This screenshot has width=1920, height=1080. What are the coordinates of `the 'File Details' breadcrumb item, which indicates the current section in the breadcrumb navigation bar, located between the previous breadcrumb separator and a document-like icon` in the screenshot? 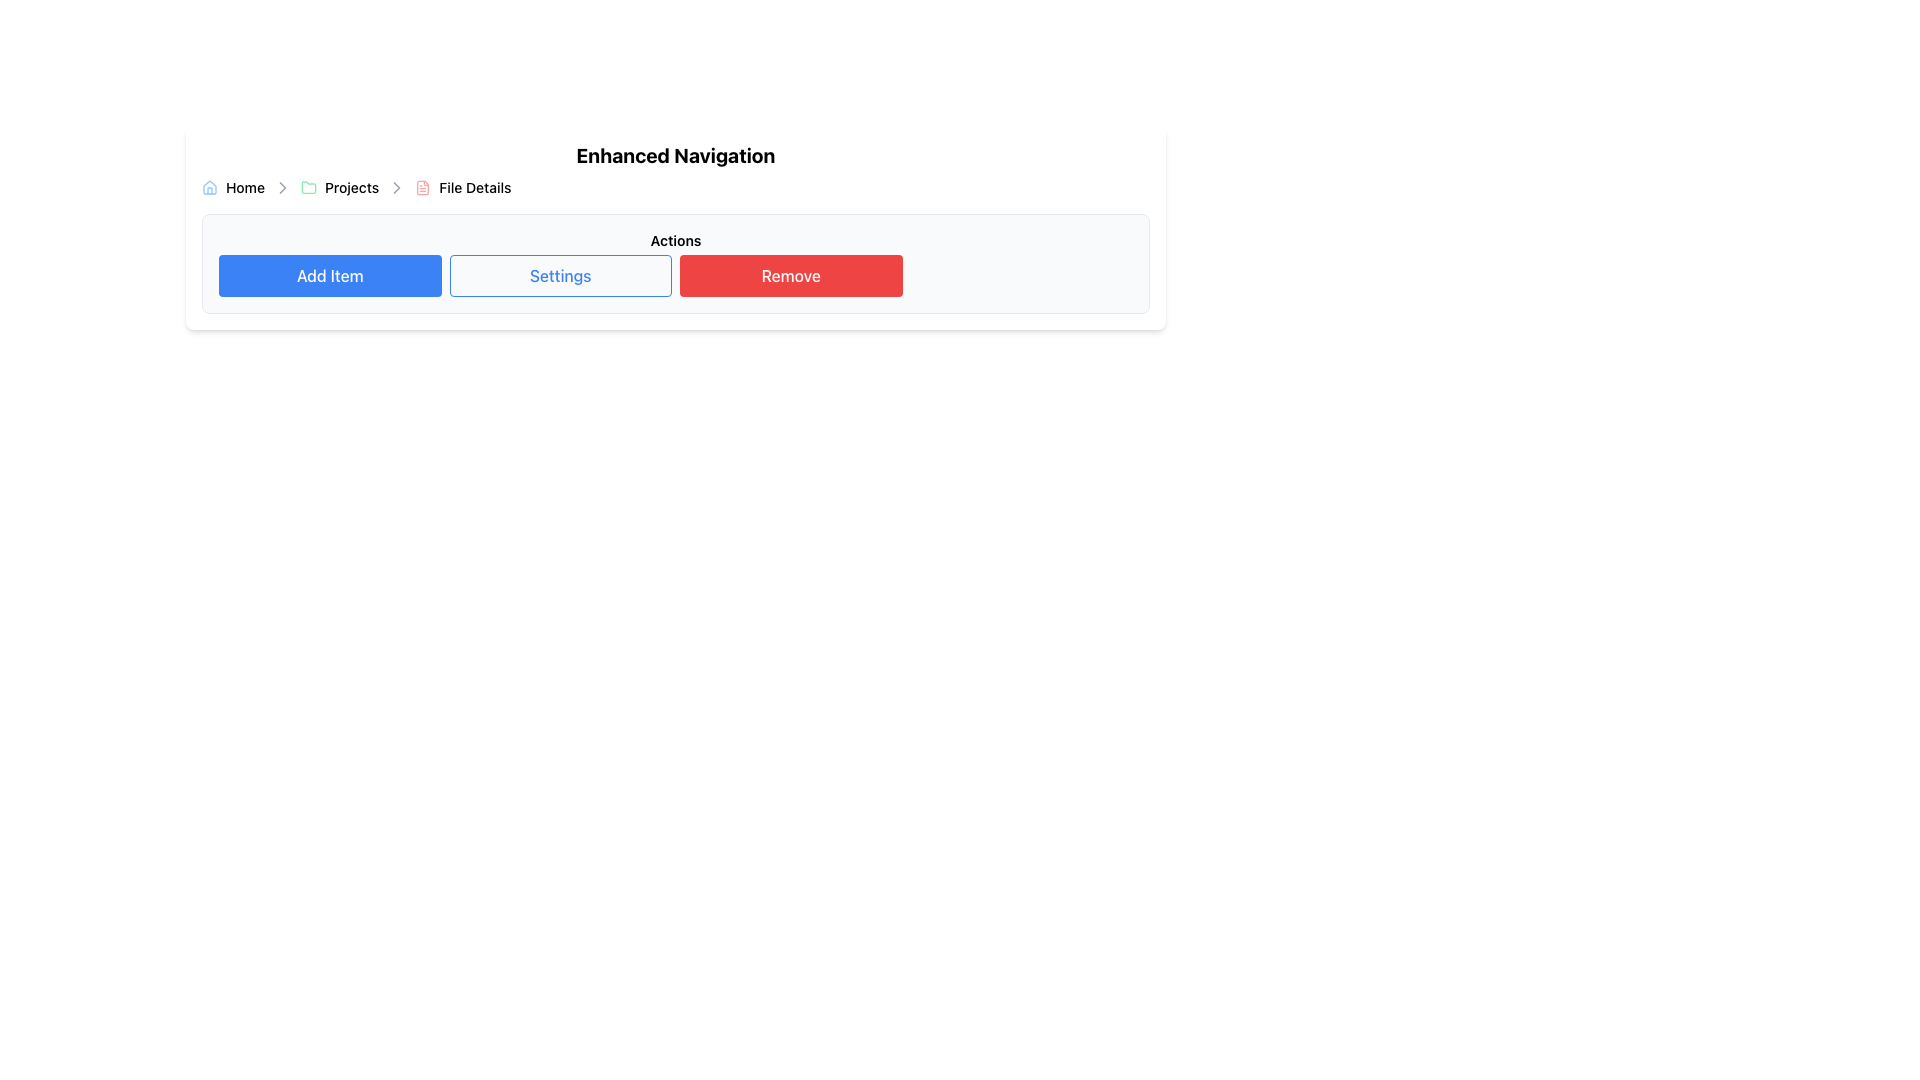 It's located at (462, 188).